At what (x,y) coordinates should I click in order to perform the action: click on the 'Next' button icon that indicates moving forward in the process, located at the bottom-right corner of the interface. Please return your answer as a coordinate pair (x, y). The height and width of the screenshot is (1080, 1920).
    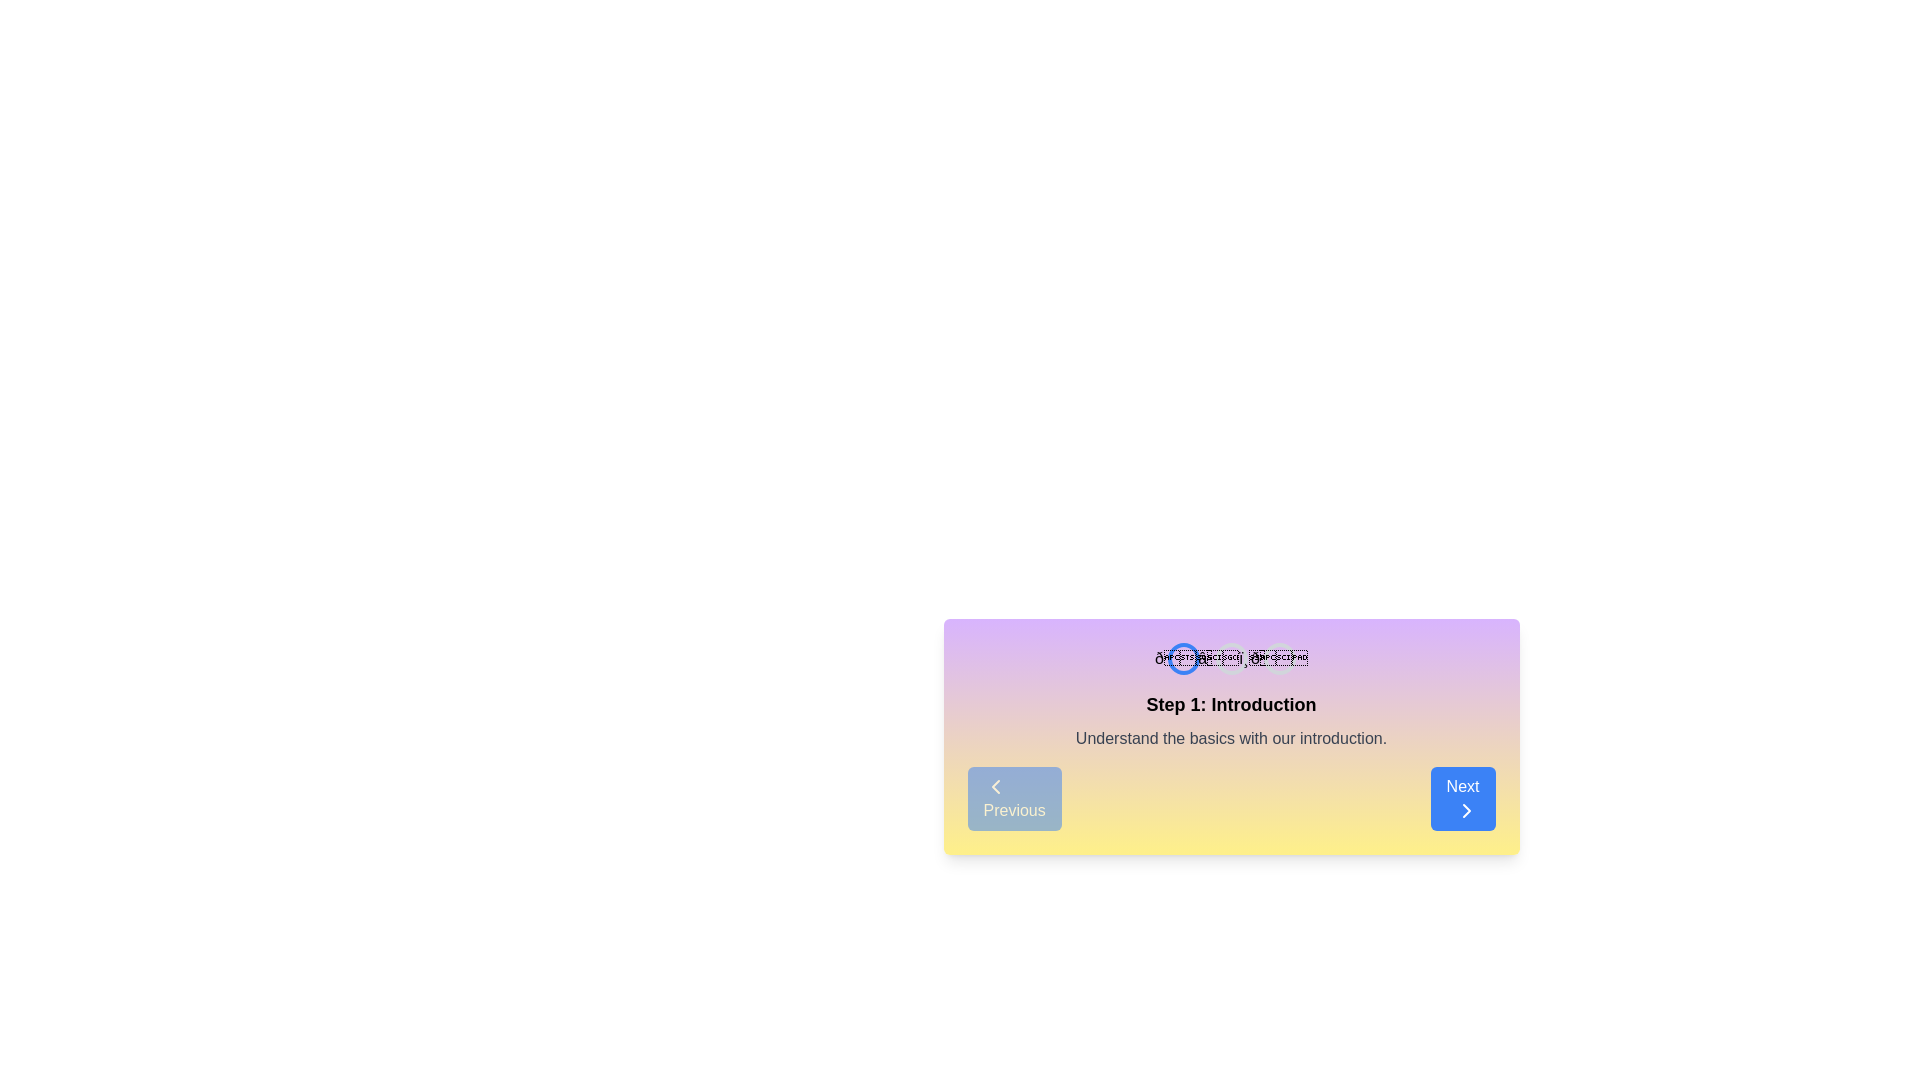
    Looking at the image, I should click on (1466, 810).